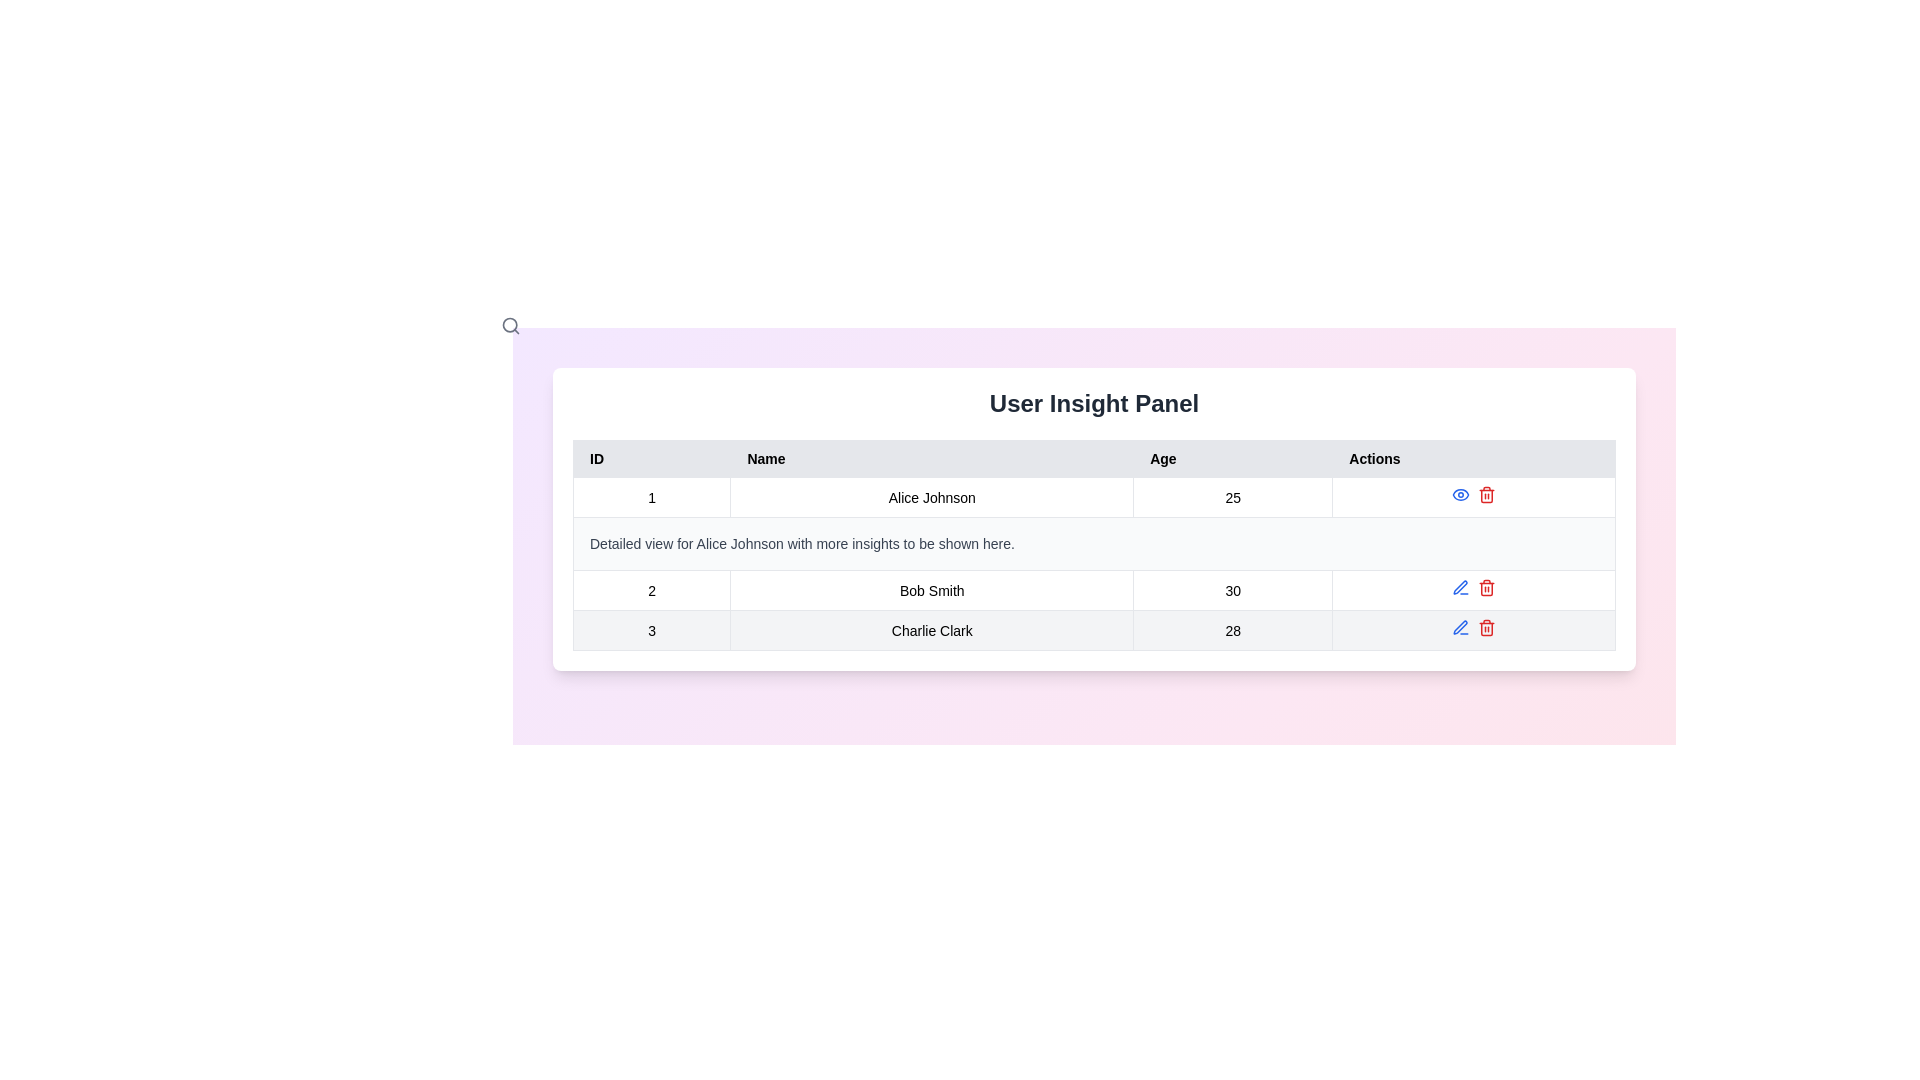  I want to click on the edit icon button located in the 'Actions' column of the second row in a table, so click(1461, 627).